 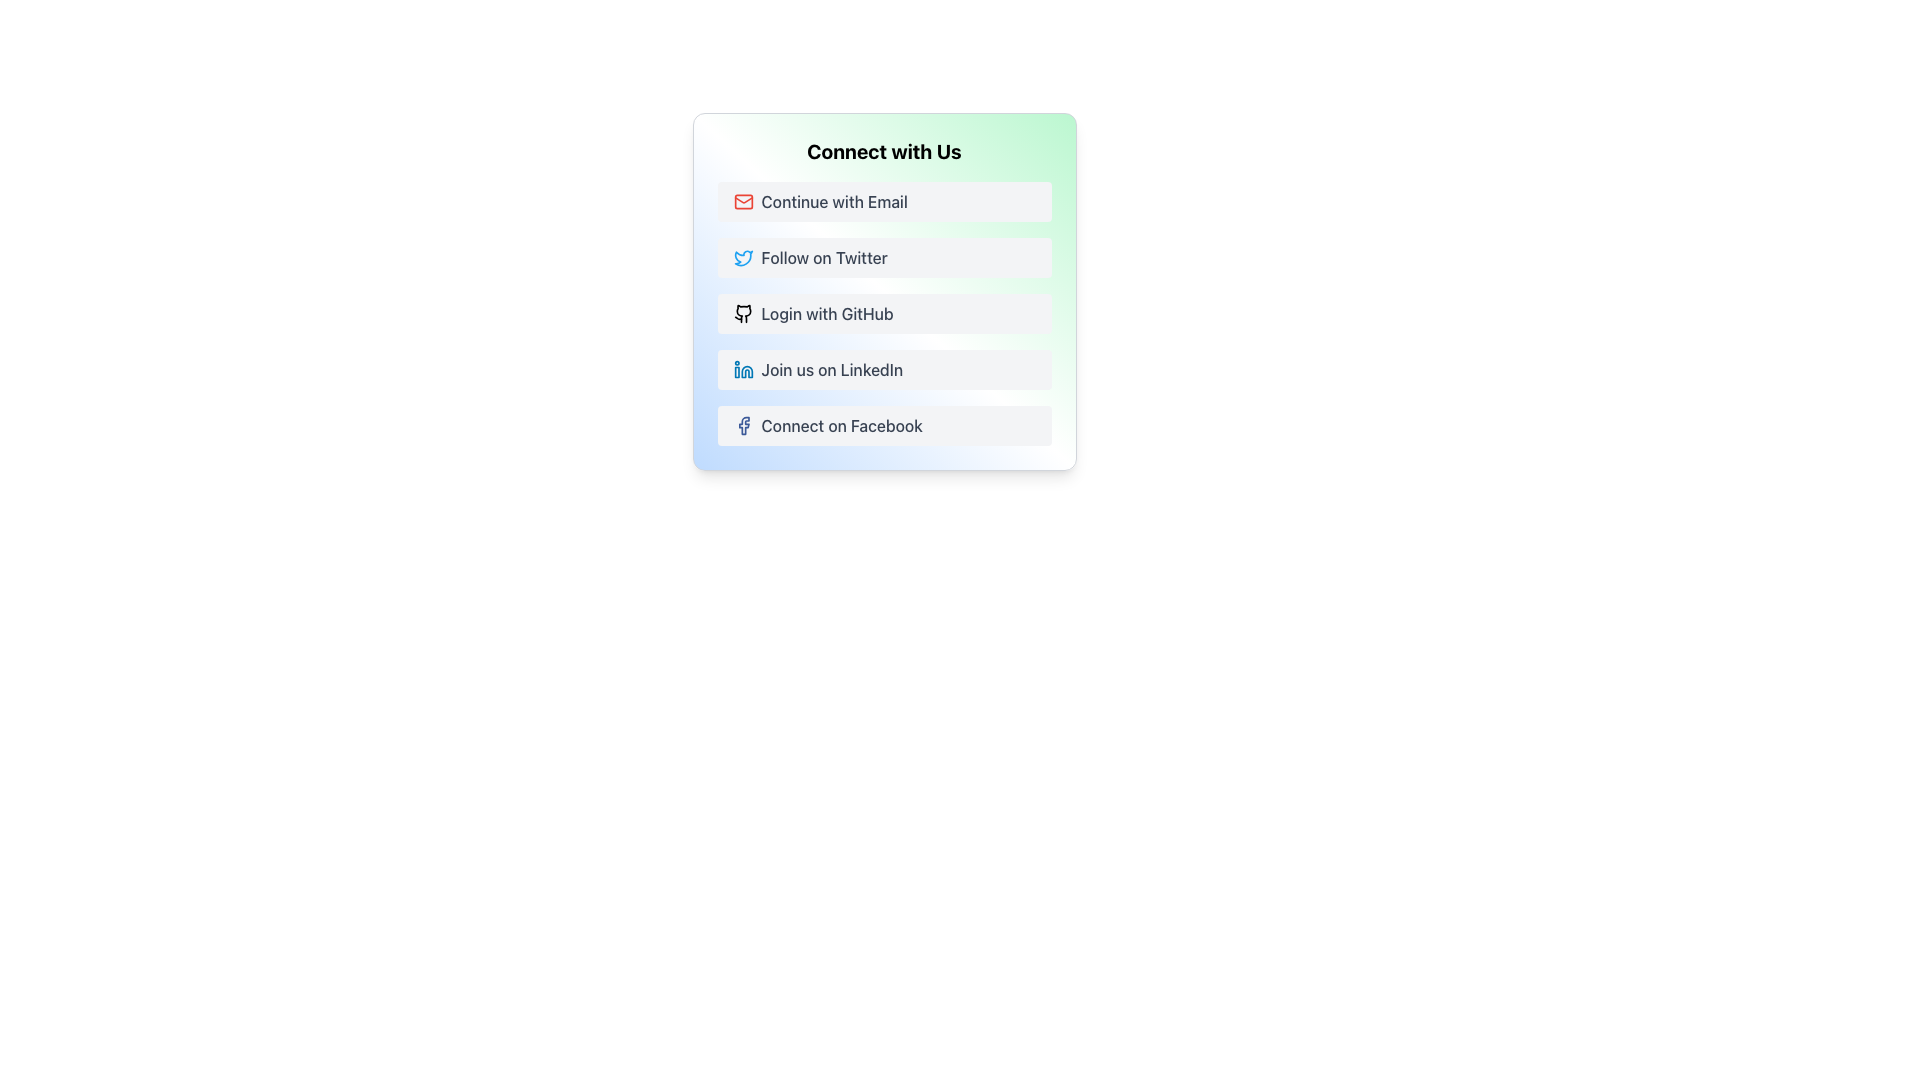 What do you see at coordinates (742, 201) in the screenshot?
I see `the email authentication icon, which is the first item on the left side of the 'Continue with Email' button` at bounding box center [742, 201].